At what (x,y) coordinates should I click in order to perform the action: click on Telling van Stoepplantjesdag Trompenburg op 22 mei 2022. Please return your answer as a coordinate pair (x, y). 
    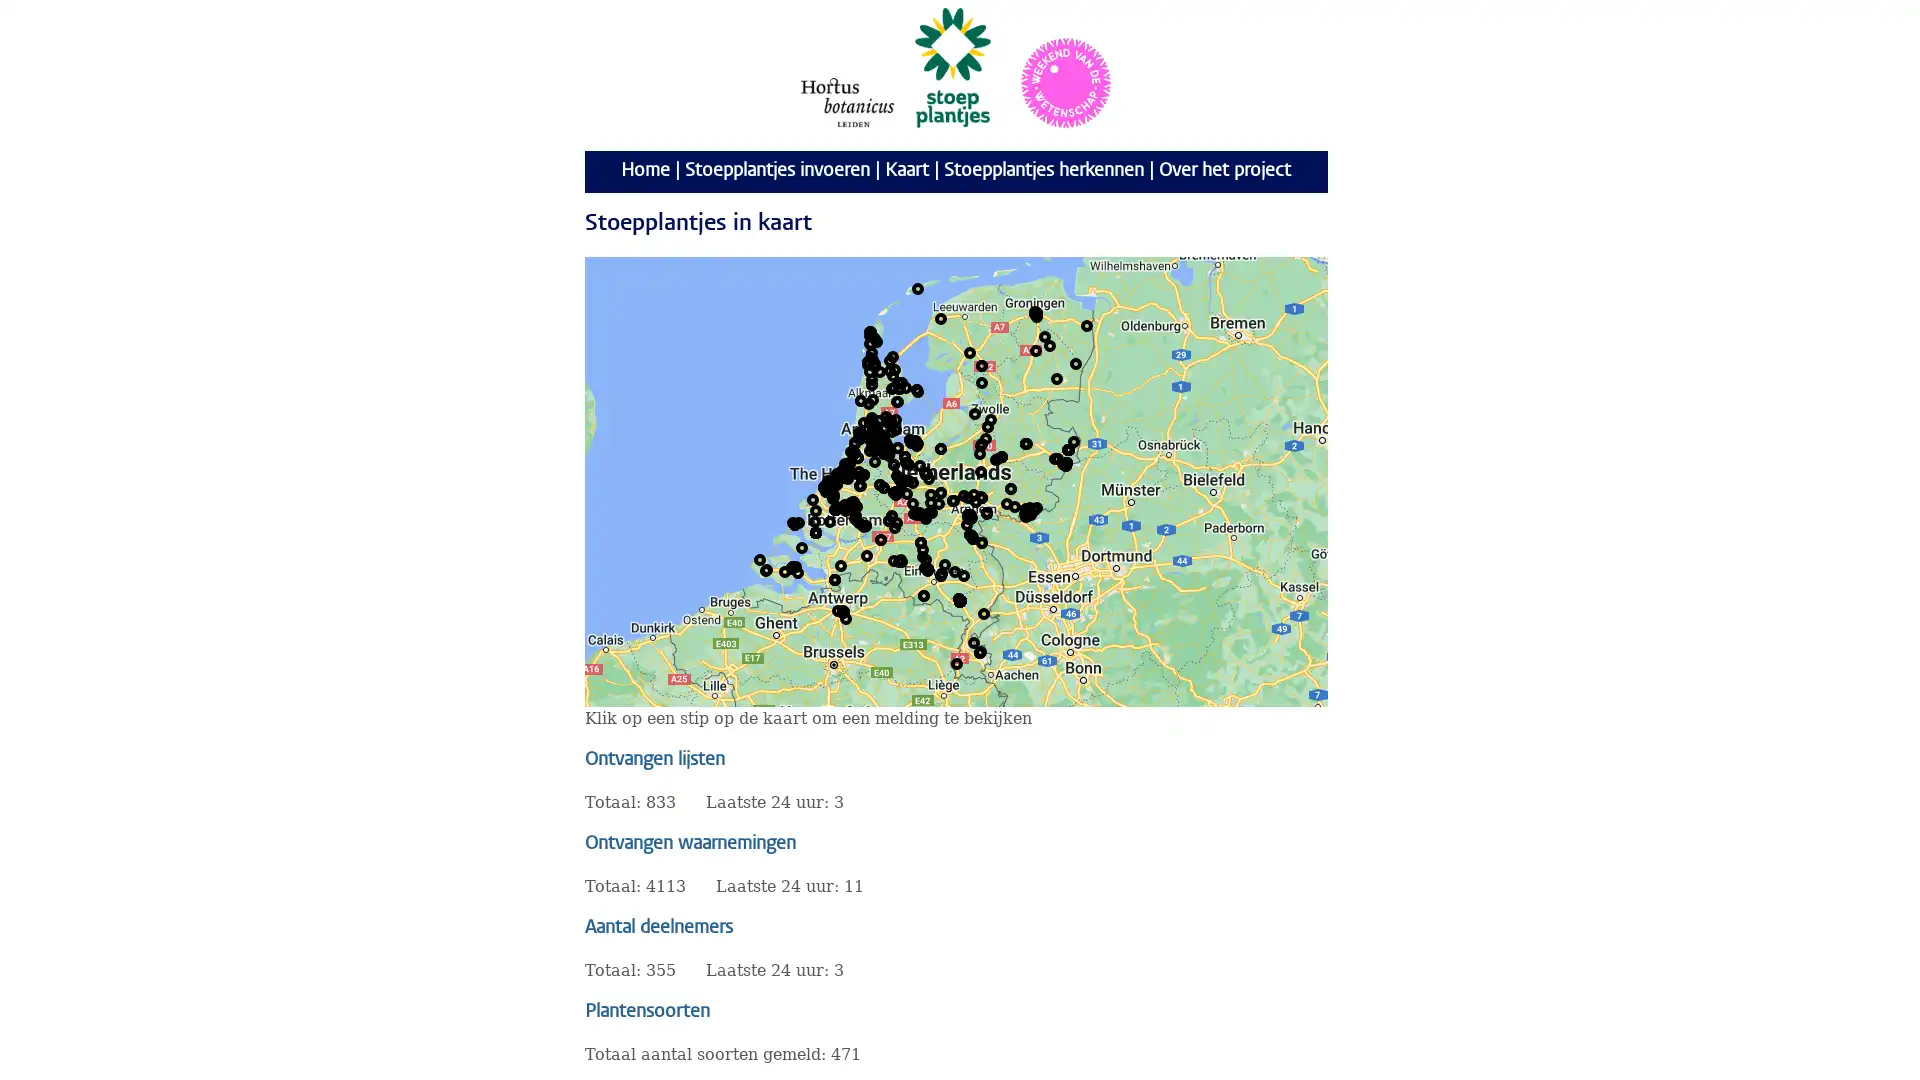
    Looking at the image, I should click on (848, 507).